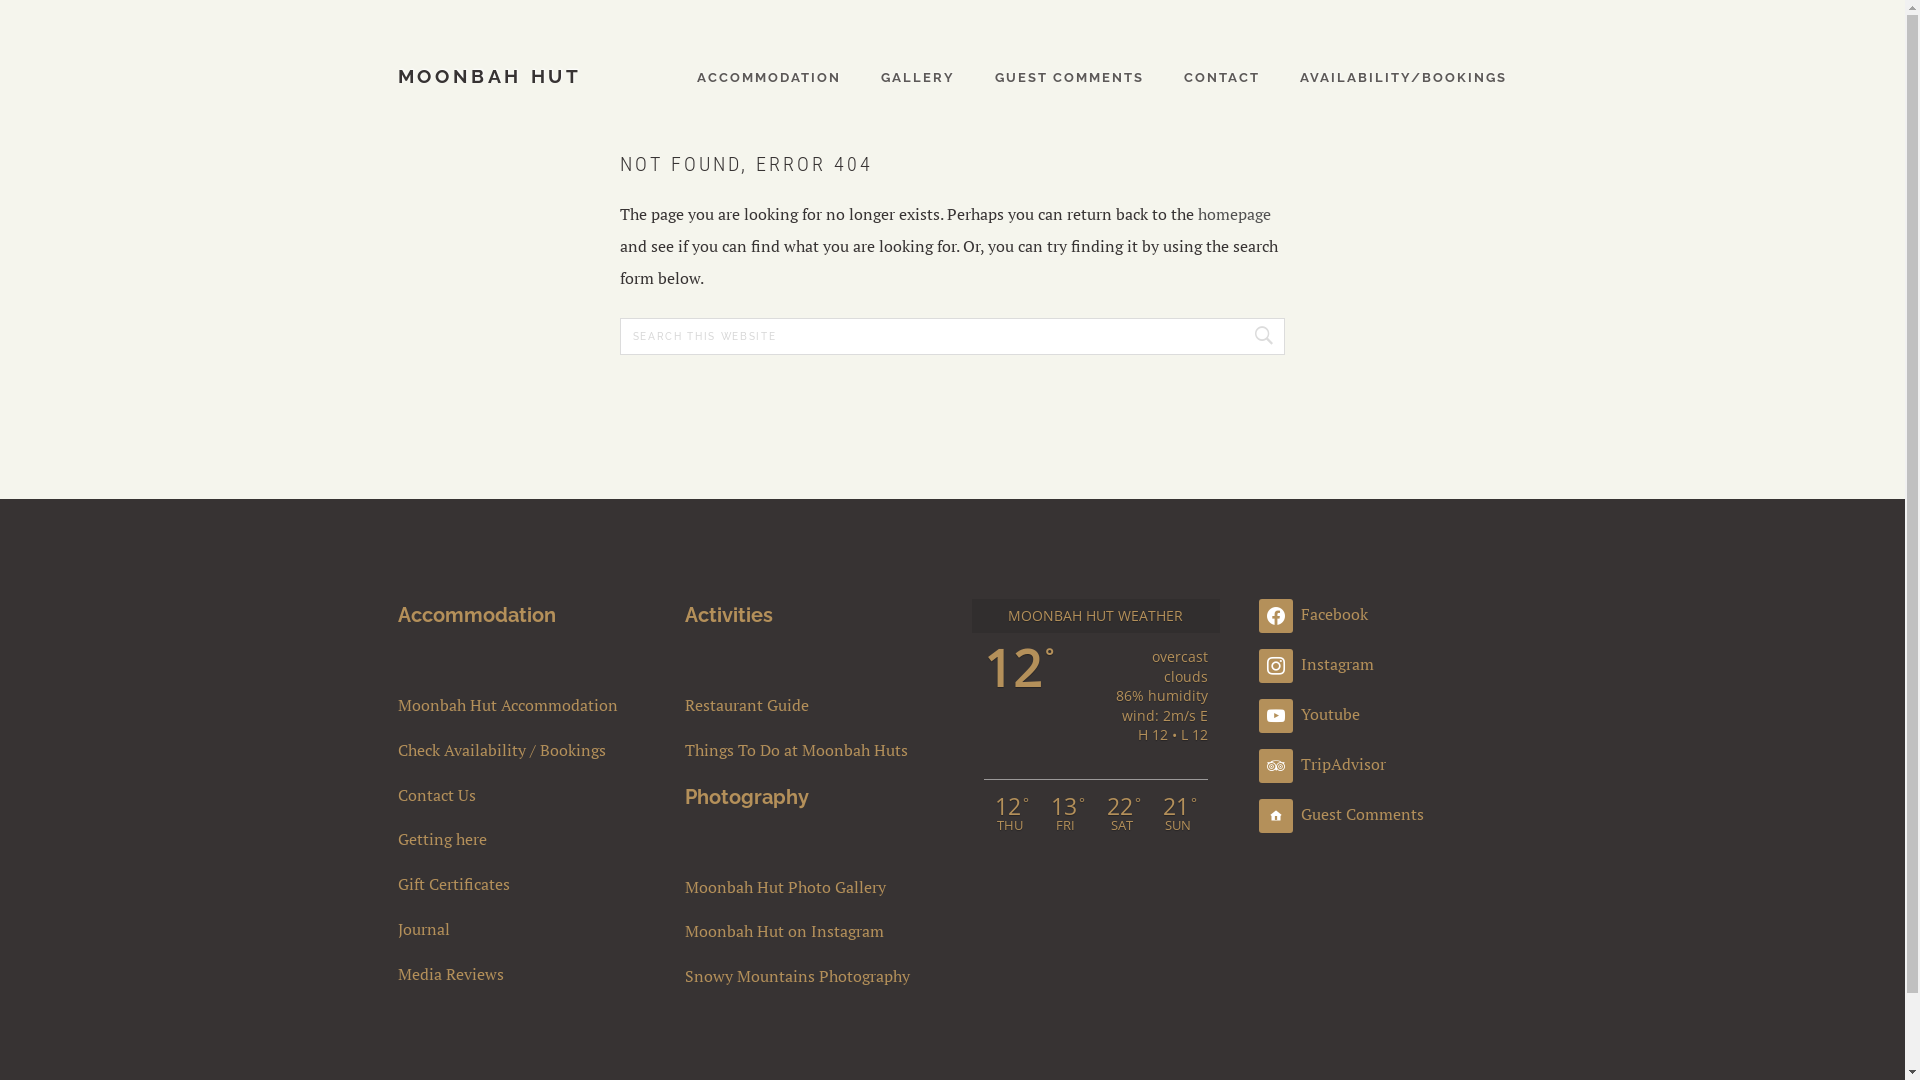  What do you see at coordinates (685, 975) in the screenshot?
I see `'Snowy Mountains Photography'` at bounding box center [685, 975].